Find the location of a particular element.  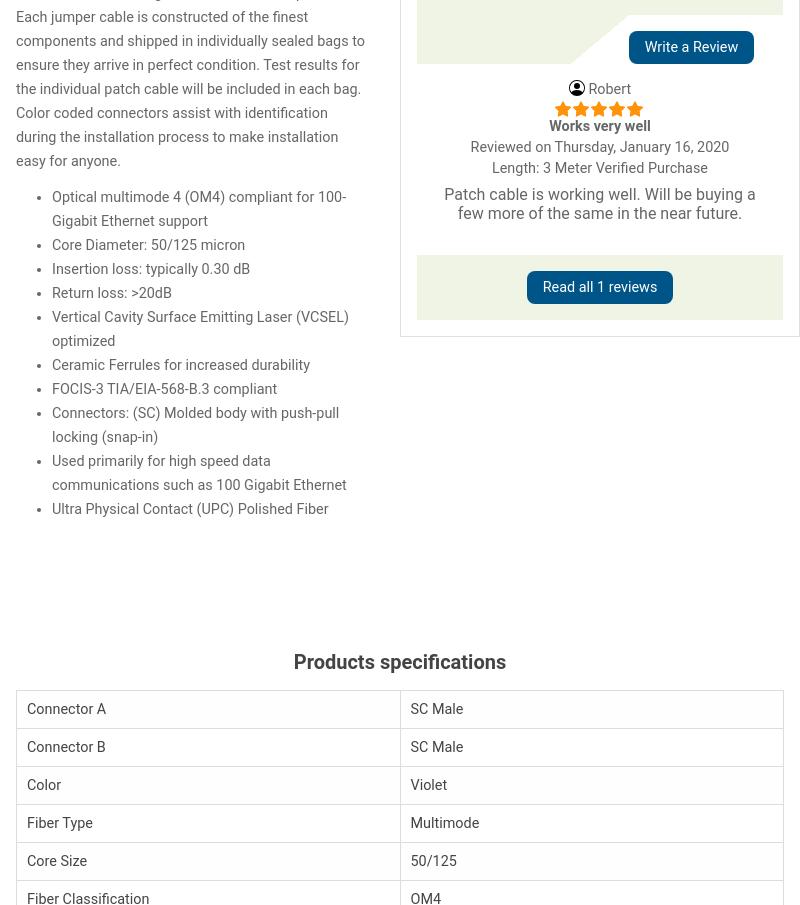

'Ceramic Ferrules for increased durability' is located at coordinates (180, 364).